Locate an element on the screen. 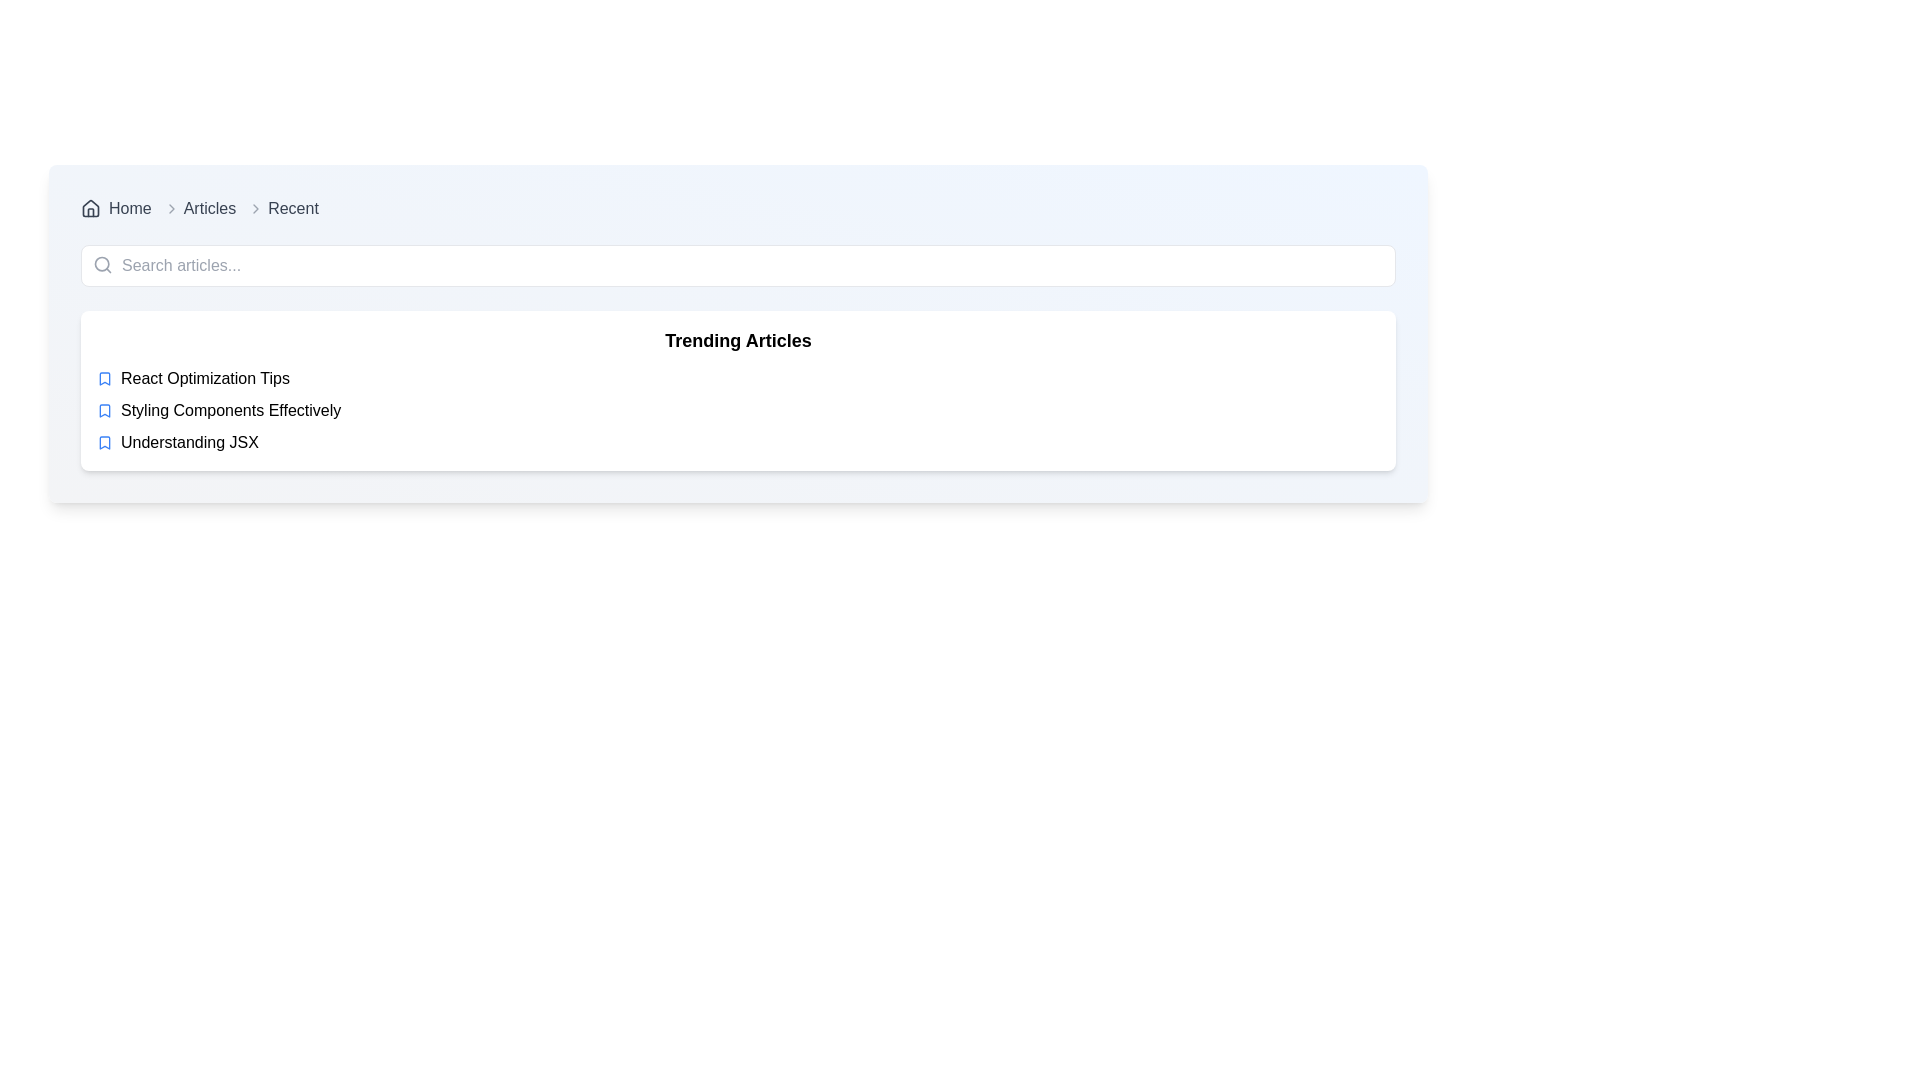 The height and width of the screenshot is (1080, 1920). the bookmark icon located to the left of the text 'Styling Components Effectively' is located at coordinates (104, 410).